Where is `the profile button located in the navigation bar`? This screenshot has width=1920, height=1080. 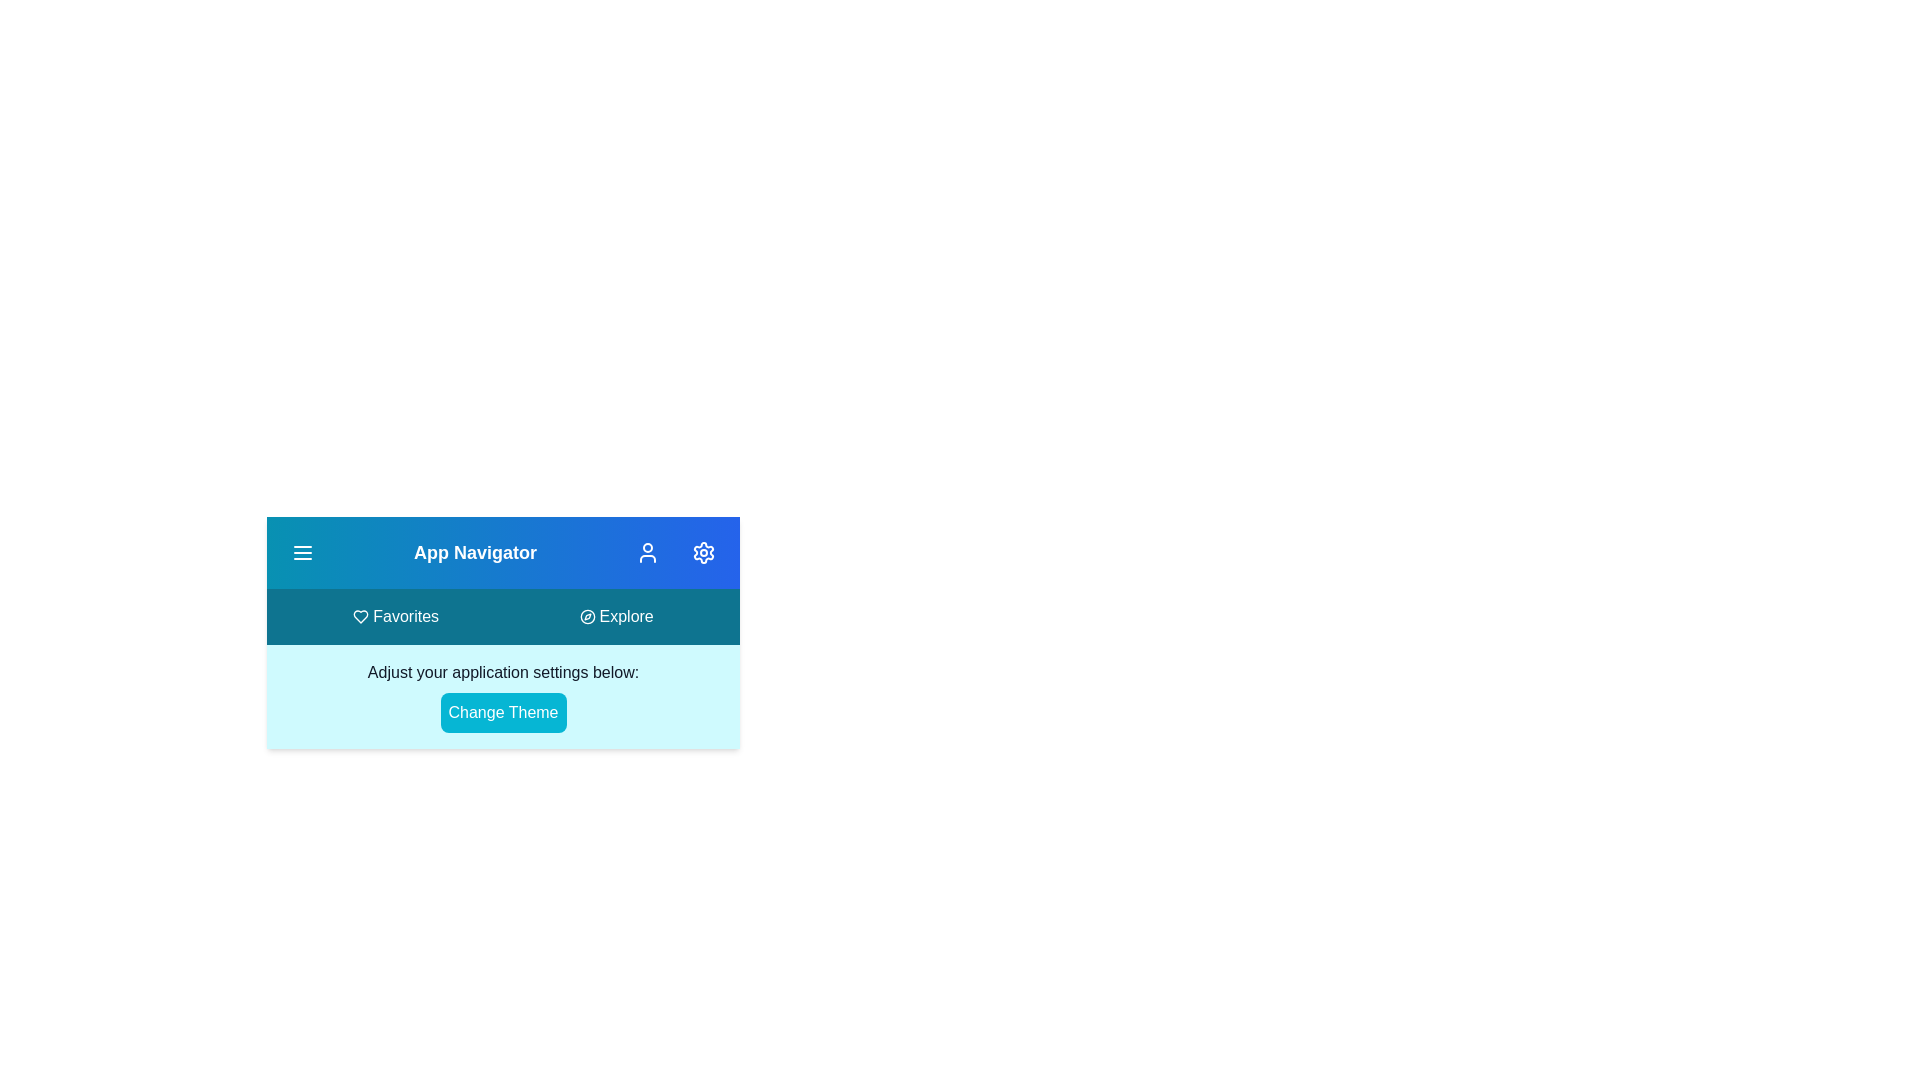 the profile button located in the navigation bar is located at coordinates (648, 552).